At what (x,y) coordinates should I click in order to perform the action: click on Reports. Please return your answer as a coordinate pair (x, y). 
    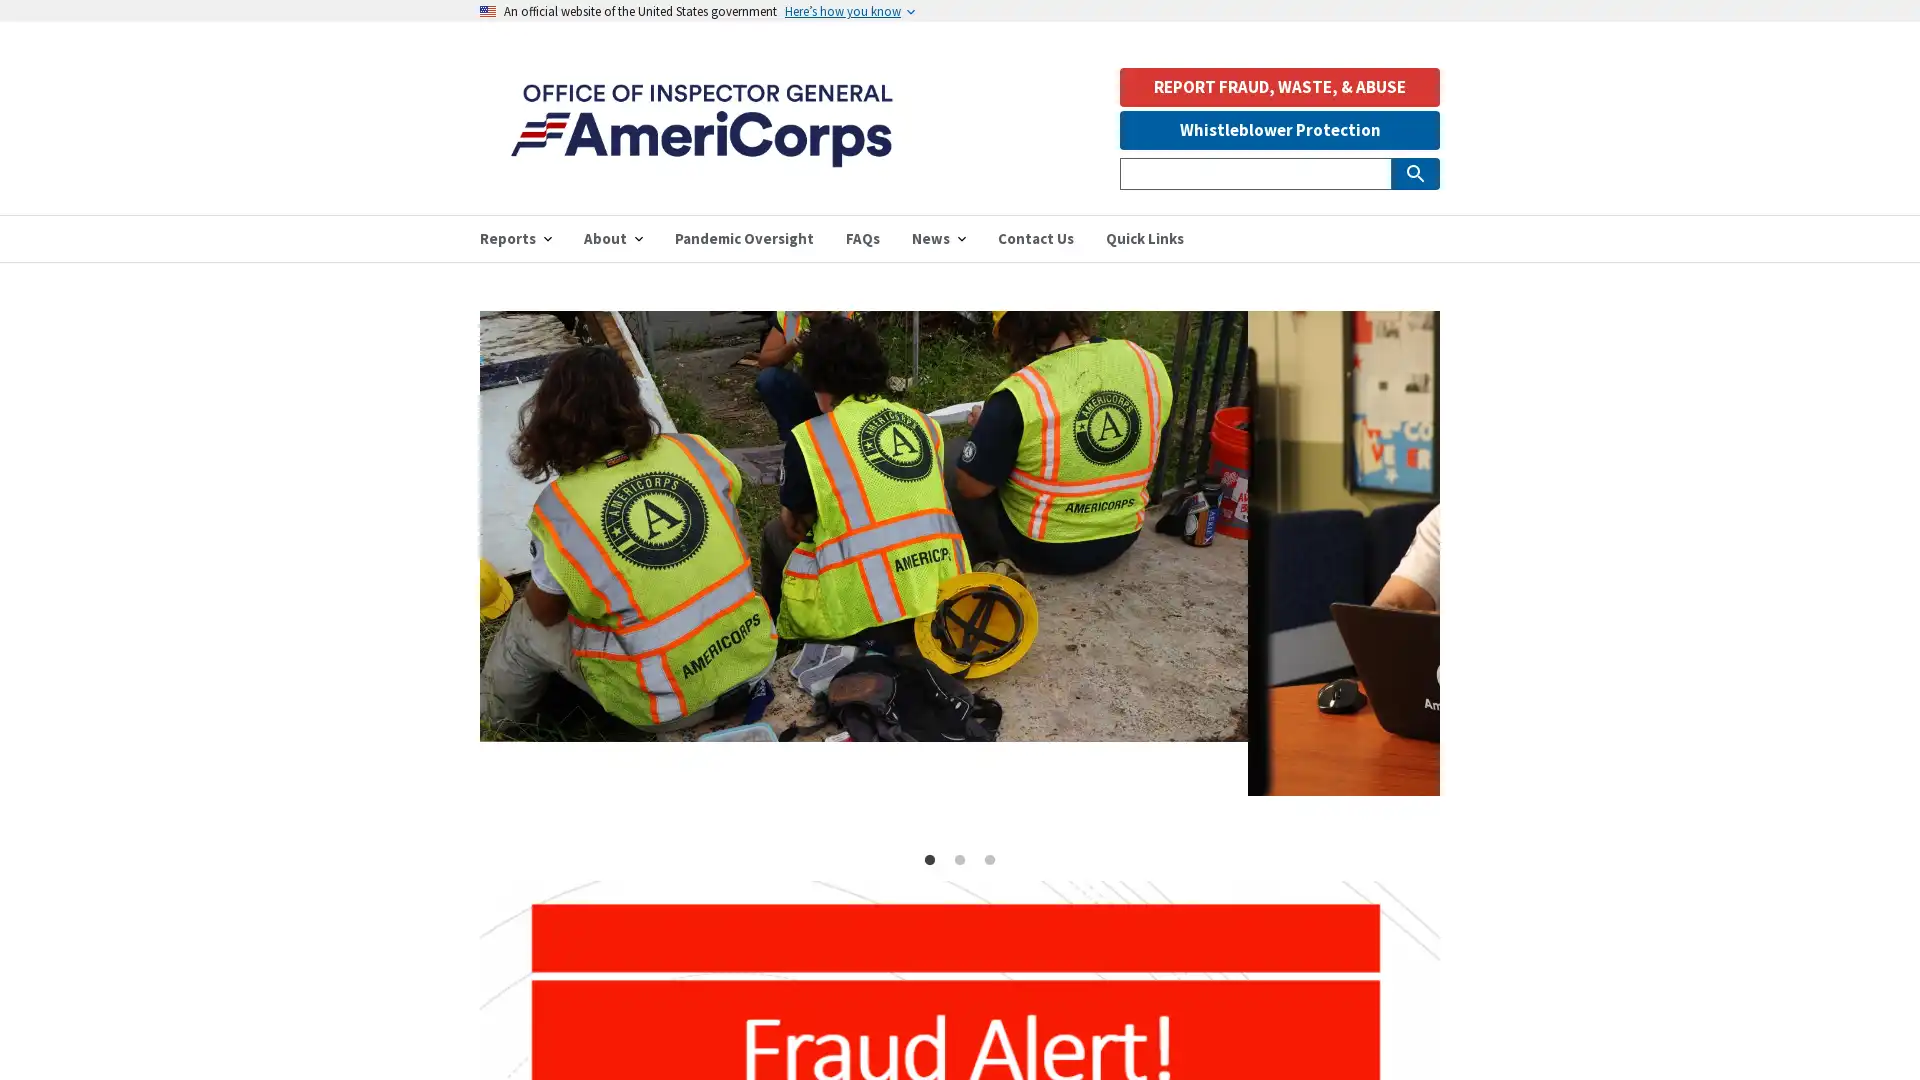
    Looking at the image, I should click on (515, 237).